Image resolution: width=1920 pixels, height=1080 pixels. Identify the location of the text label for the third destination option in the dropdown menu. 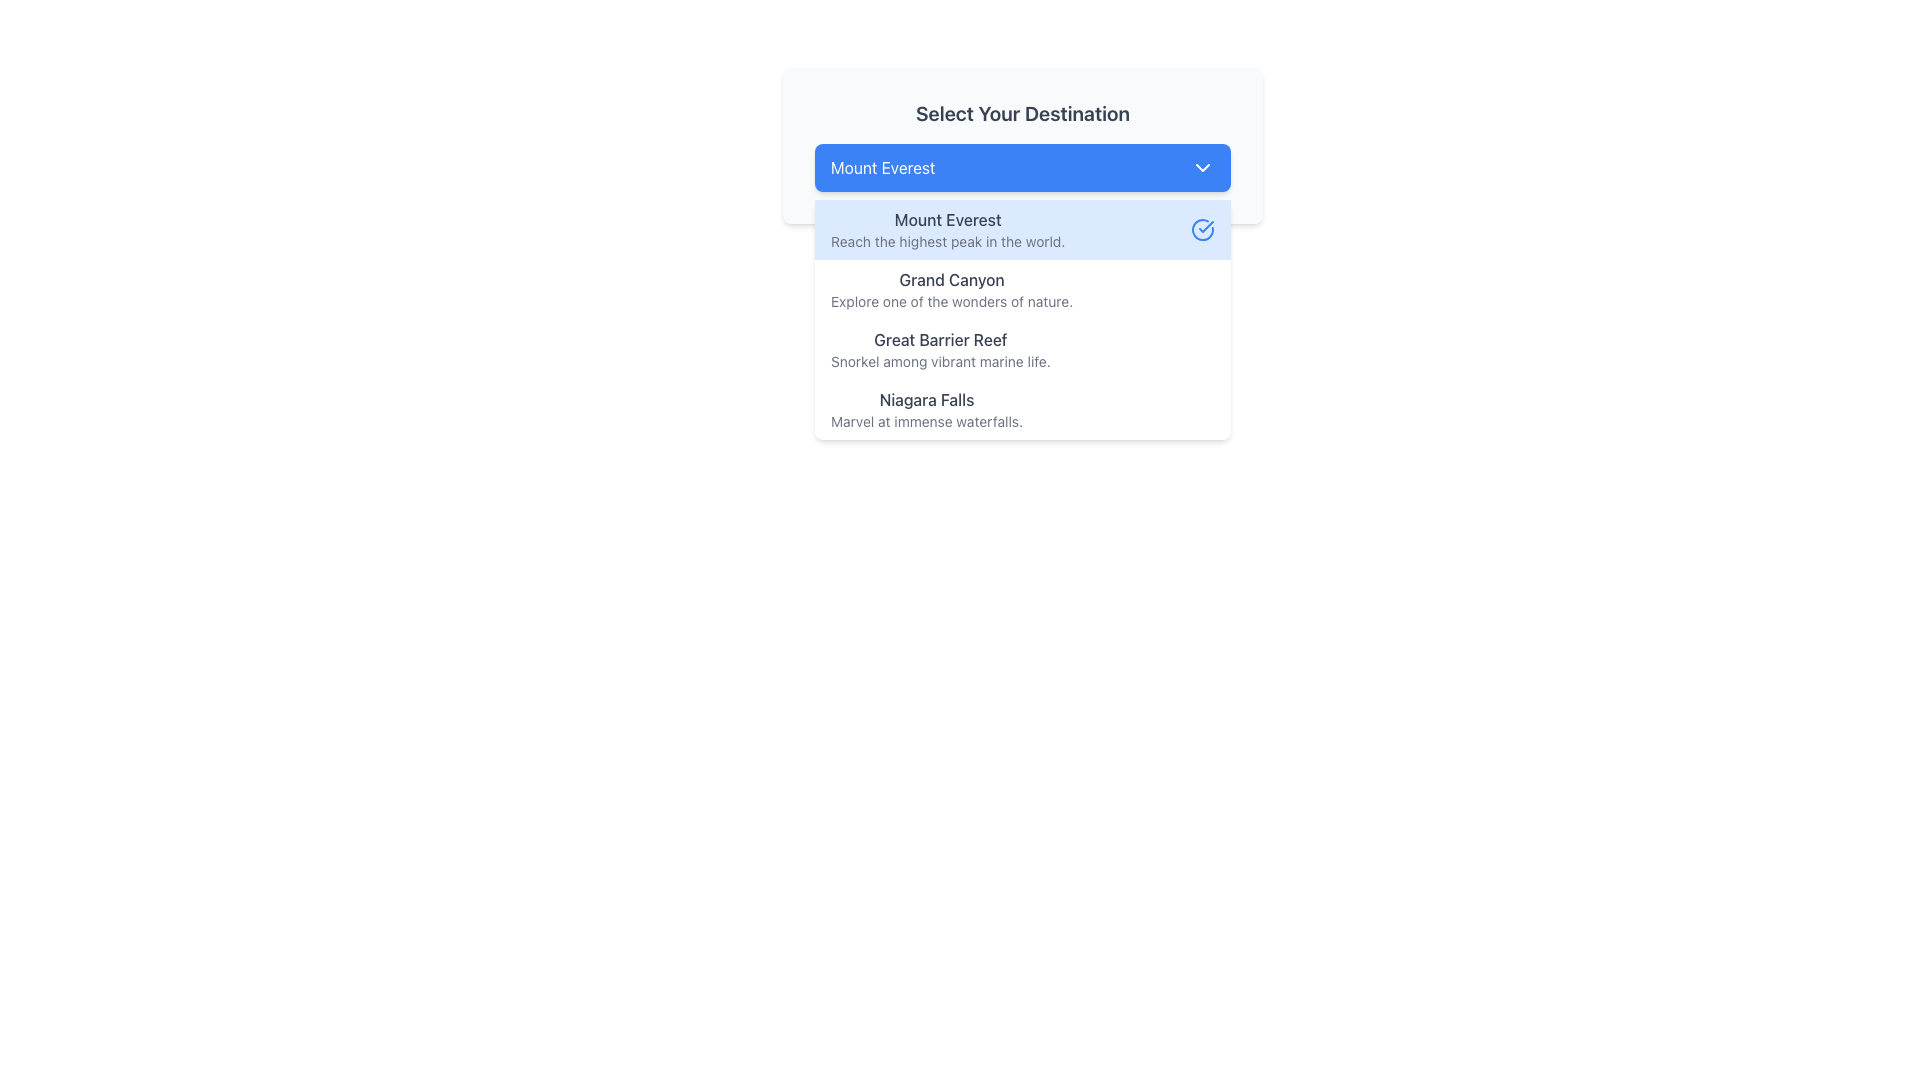
(939, 338).